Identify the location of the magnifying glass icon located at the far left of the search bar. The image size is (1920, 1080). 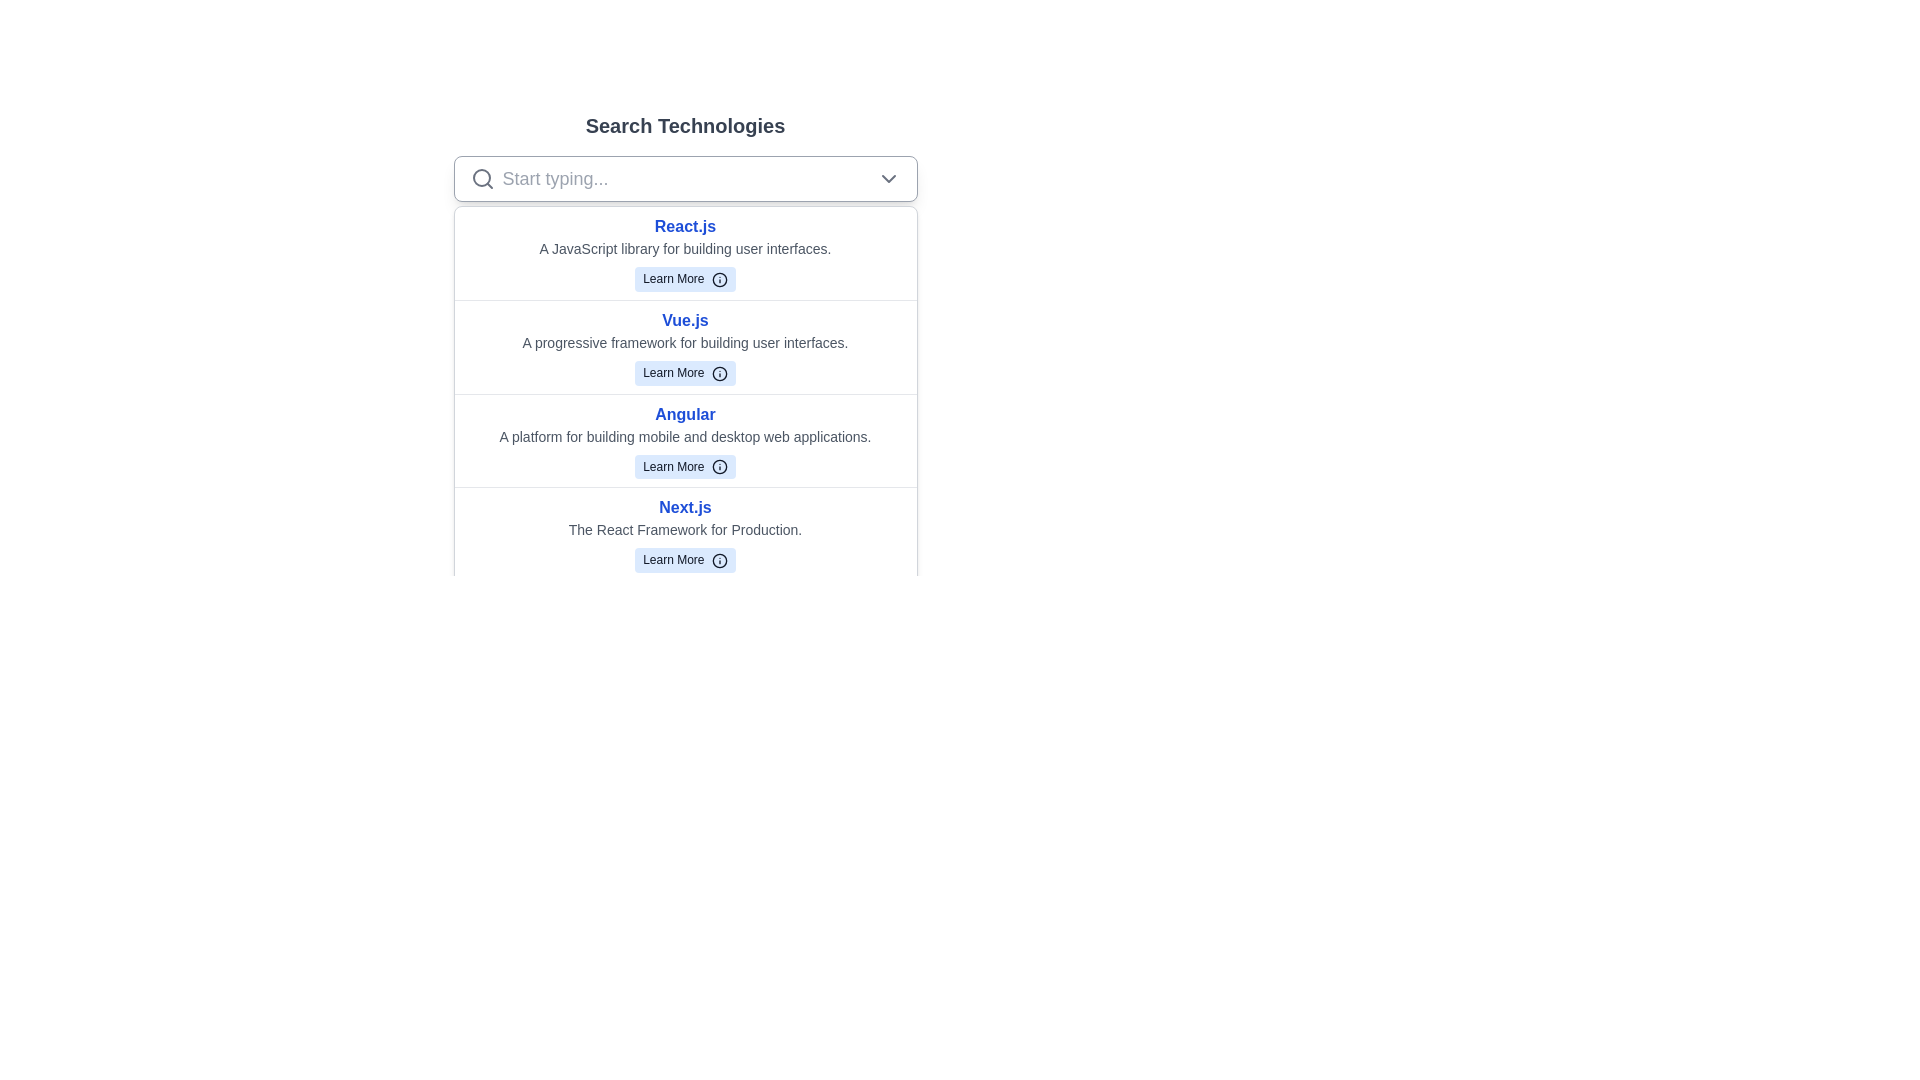
(482, 177).